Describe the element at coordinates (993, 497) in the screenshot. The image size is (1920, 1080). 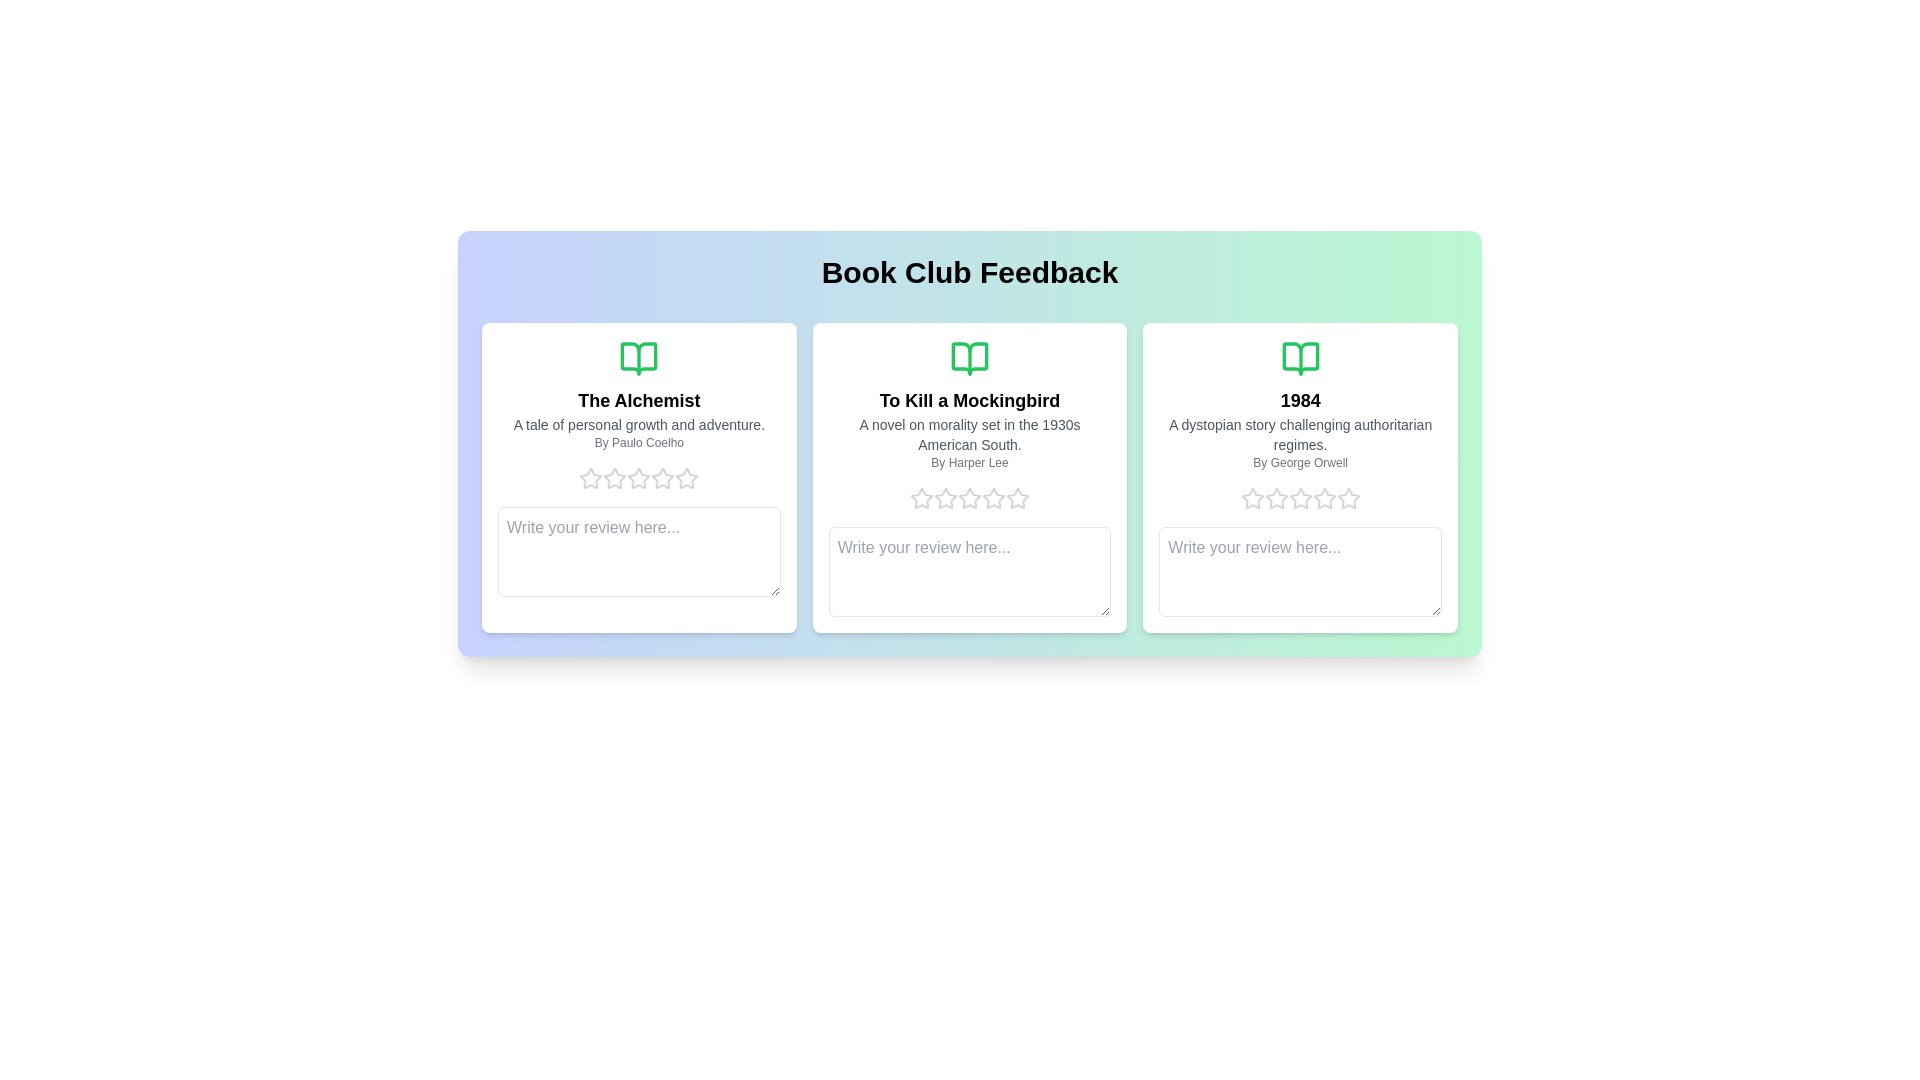
I see `the central star in the five-star rating system under 'To Kill a Mockingbird' in the 'Book Club Feedback' section` at that location.